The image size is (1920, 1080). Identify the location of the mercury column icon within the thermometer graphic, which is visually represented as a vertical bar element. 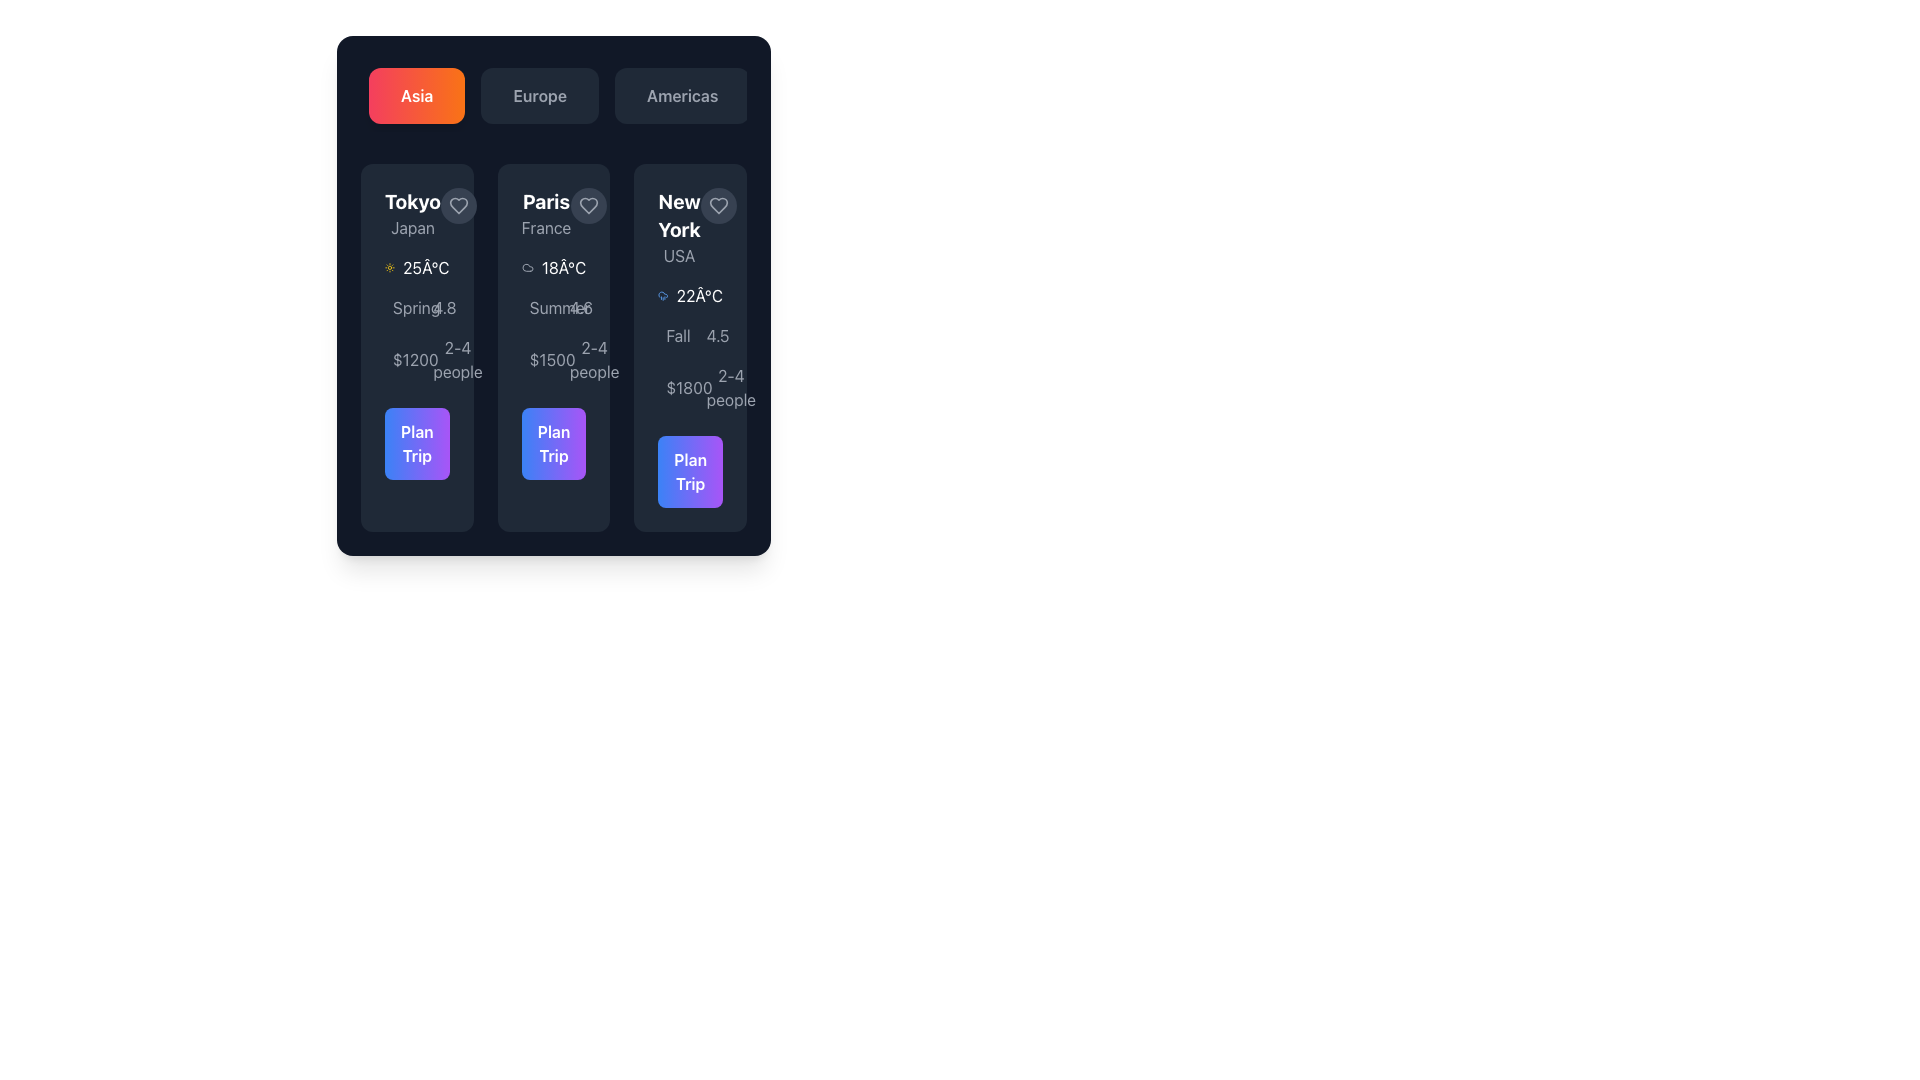
(442, 312).